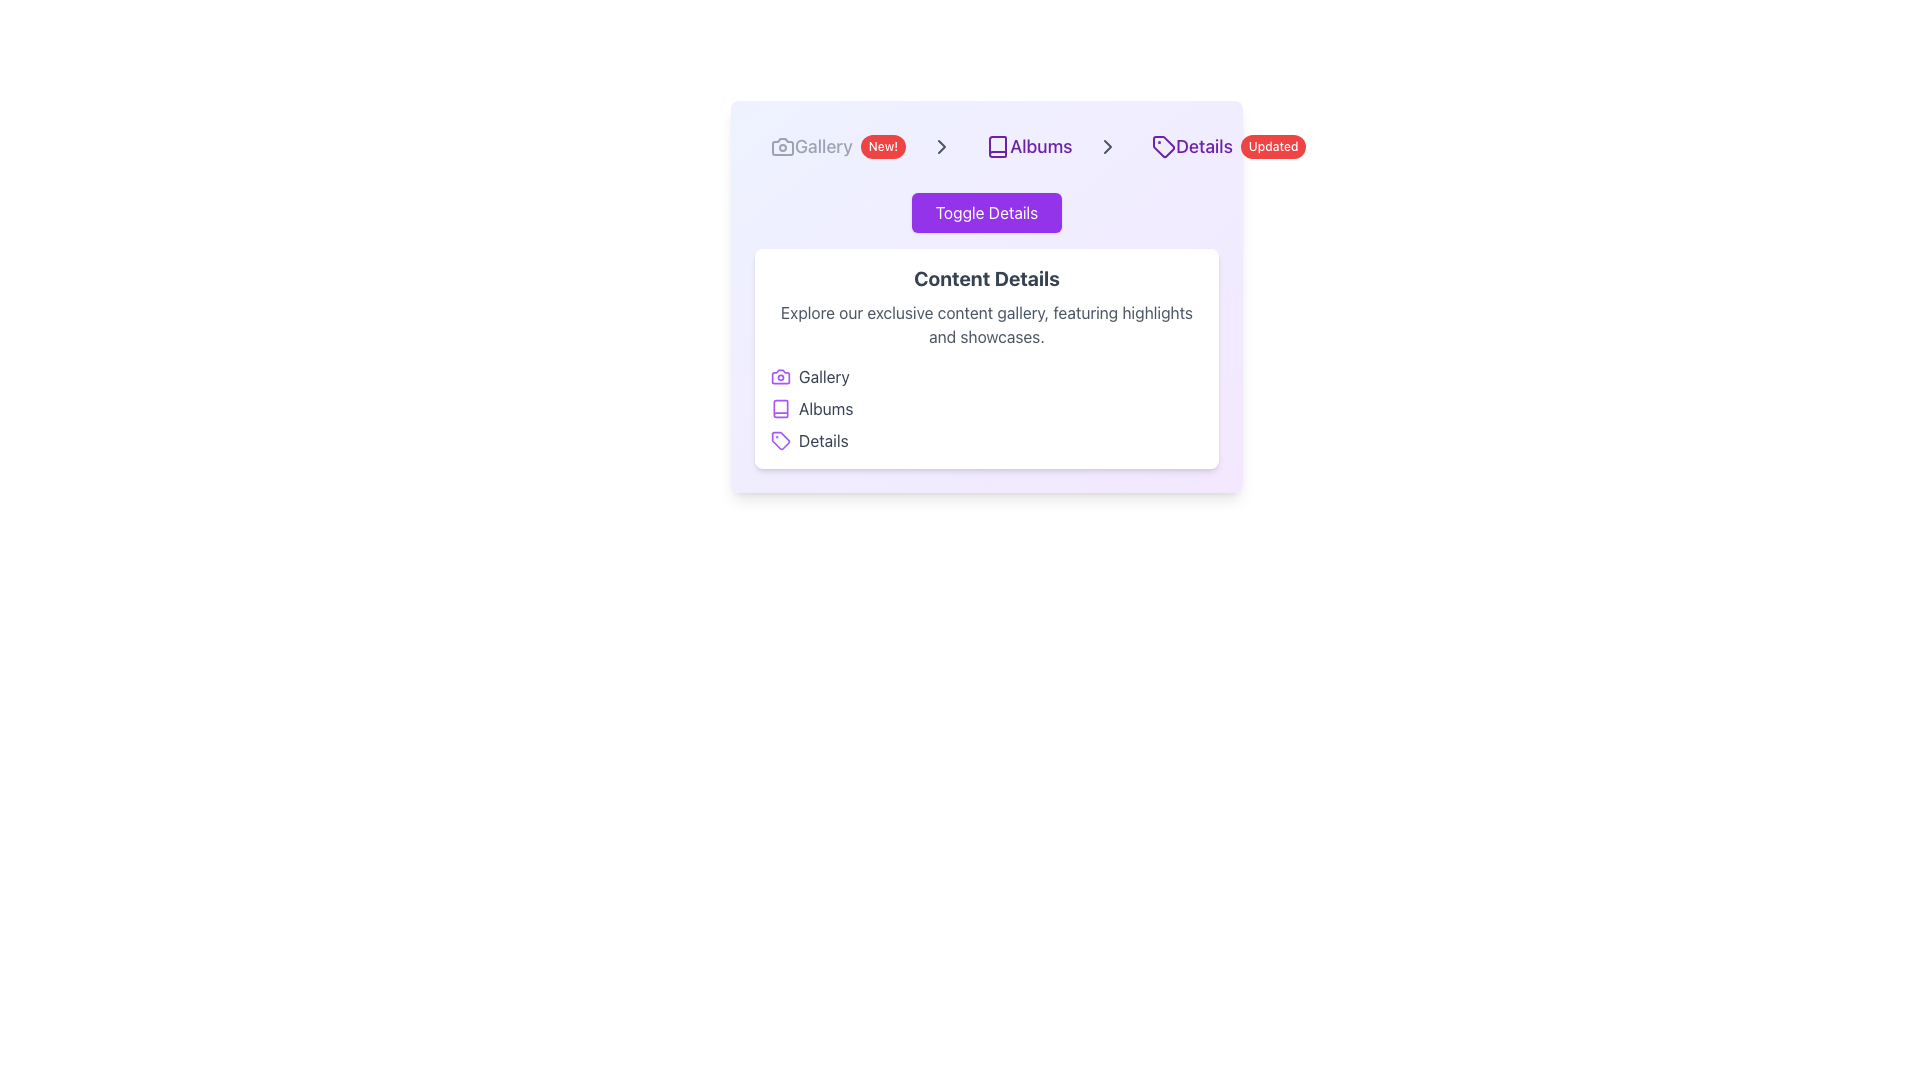 This screenshot has width=1920, height=1080. Describe the element at coordinates (1164, 145) in the screenshot. I see `and interpret the graphical meaning of the 'Details' breadcrumb icon in the navigation bar, located immediately left of the 'Details' label` at that location.